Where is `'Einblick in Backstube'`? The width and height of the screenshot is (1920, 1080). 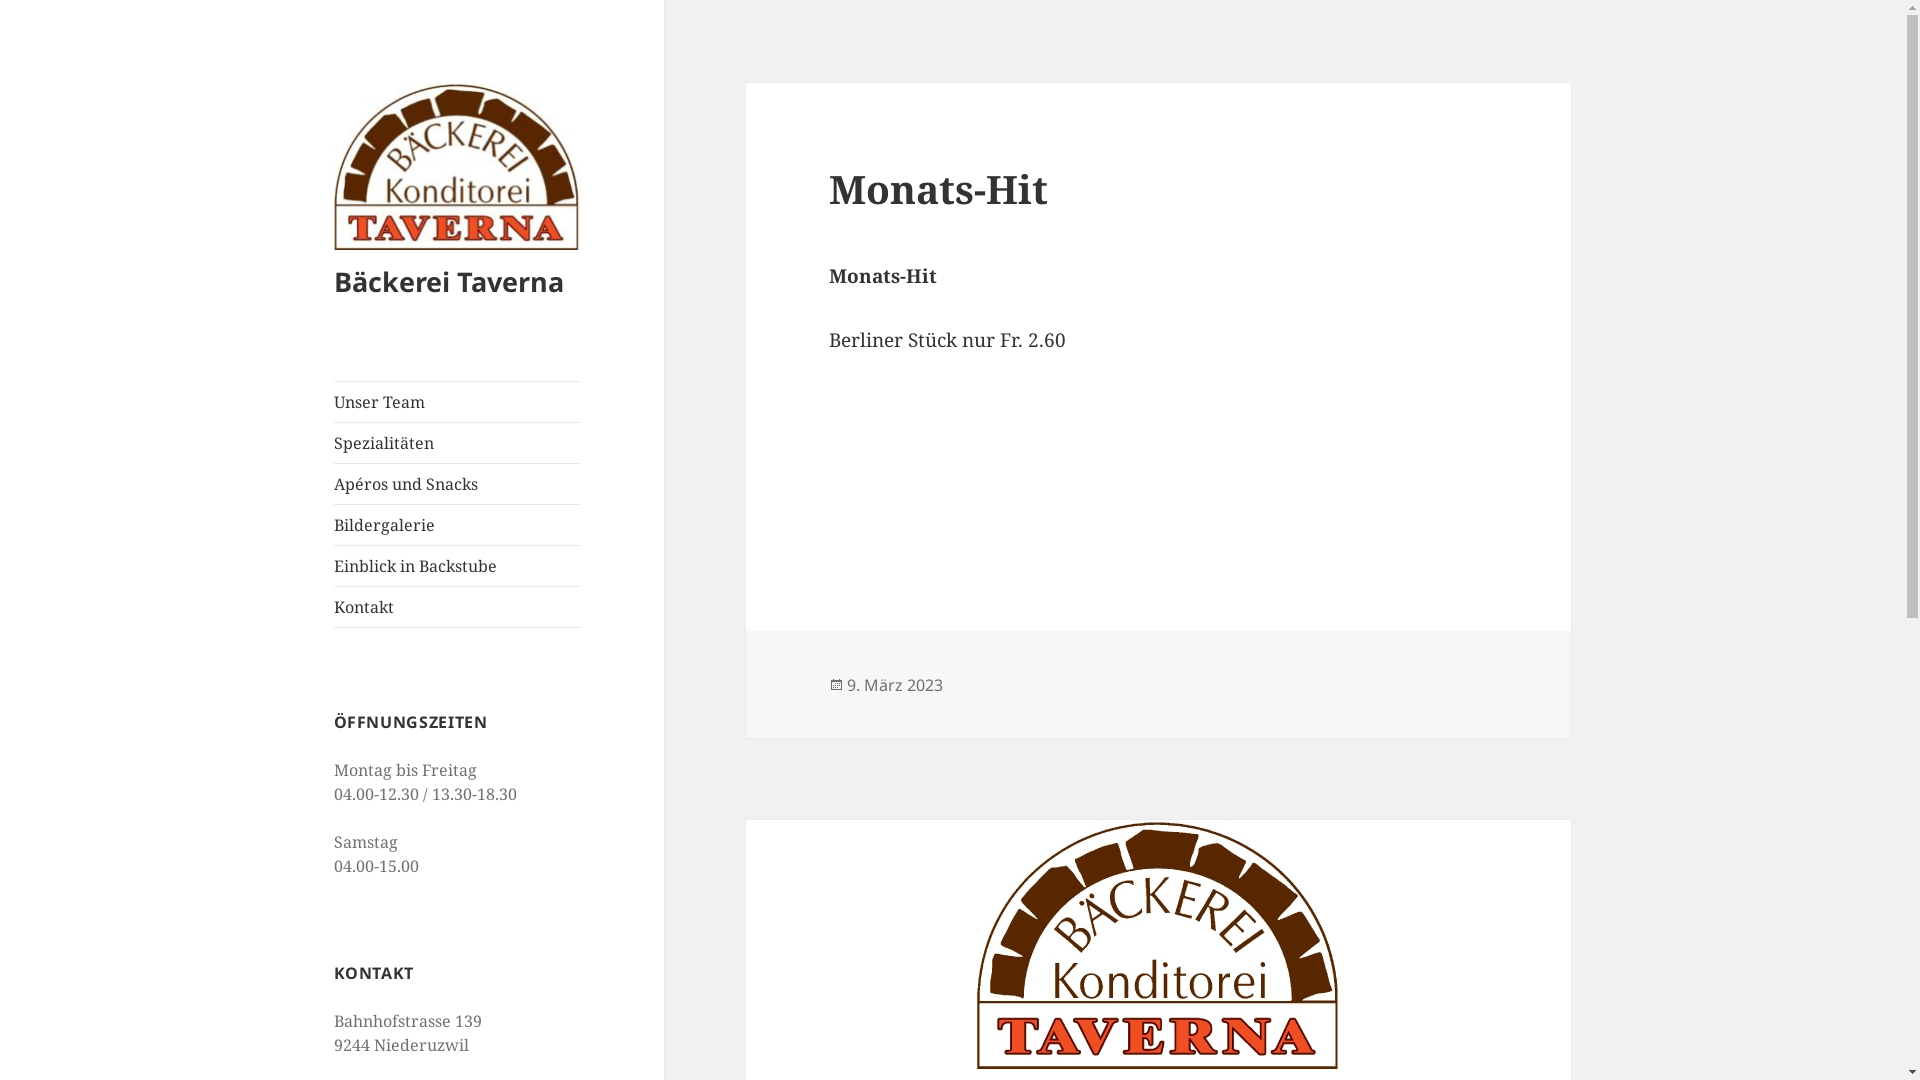 'Einblick in Backstube' is located at coordinates (334, 566).